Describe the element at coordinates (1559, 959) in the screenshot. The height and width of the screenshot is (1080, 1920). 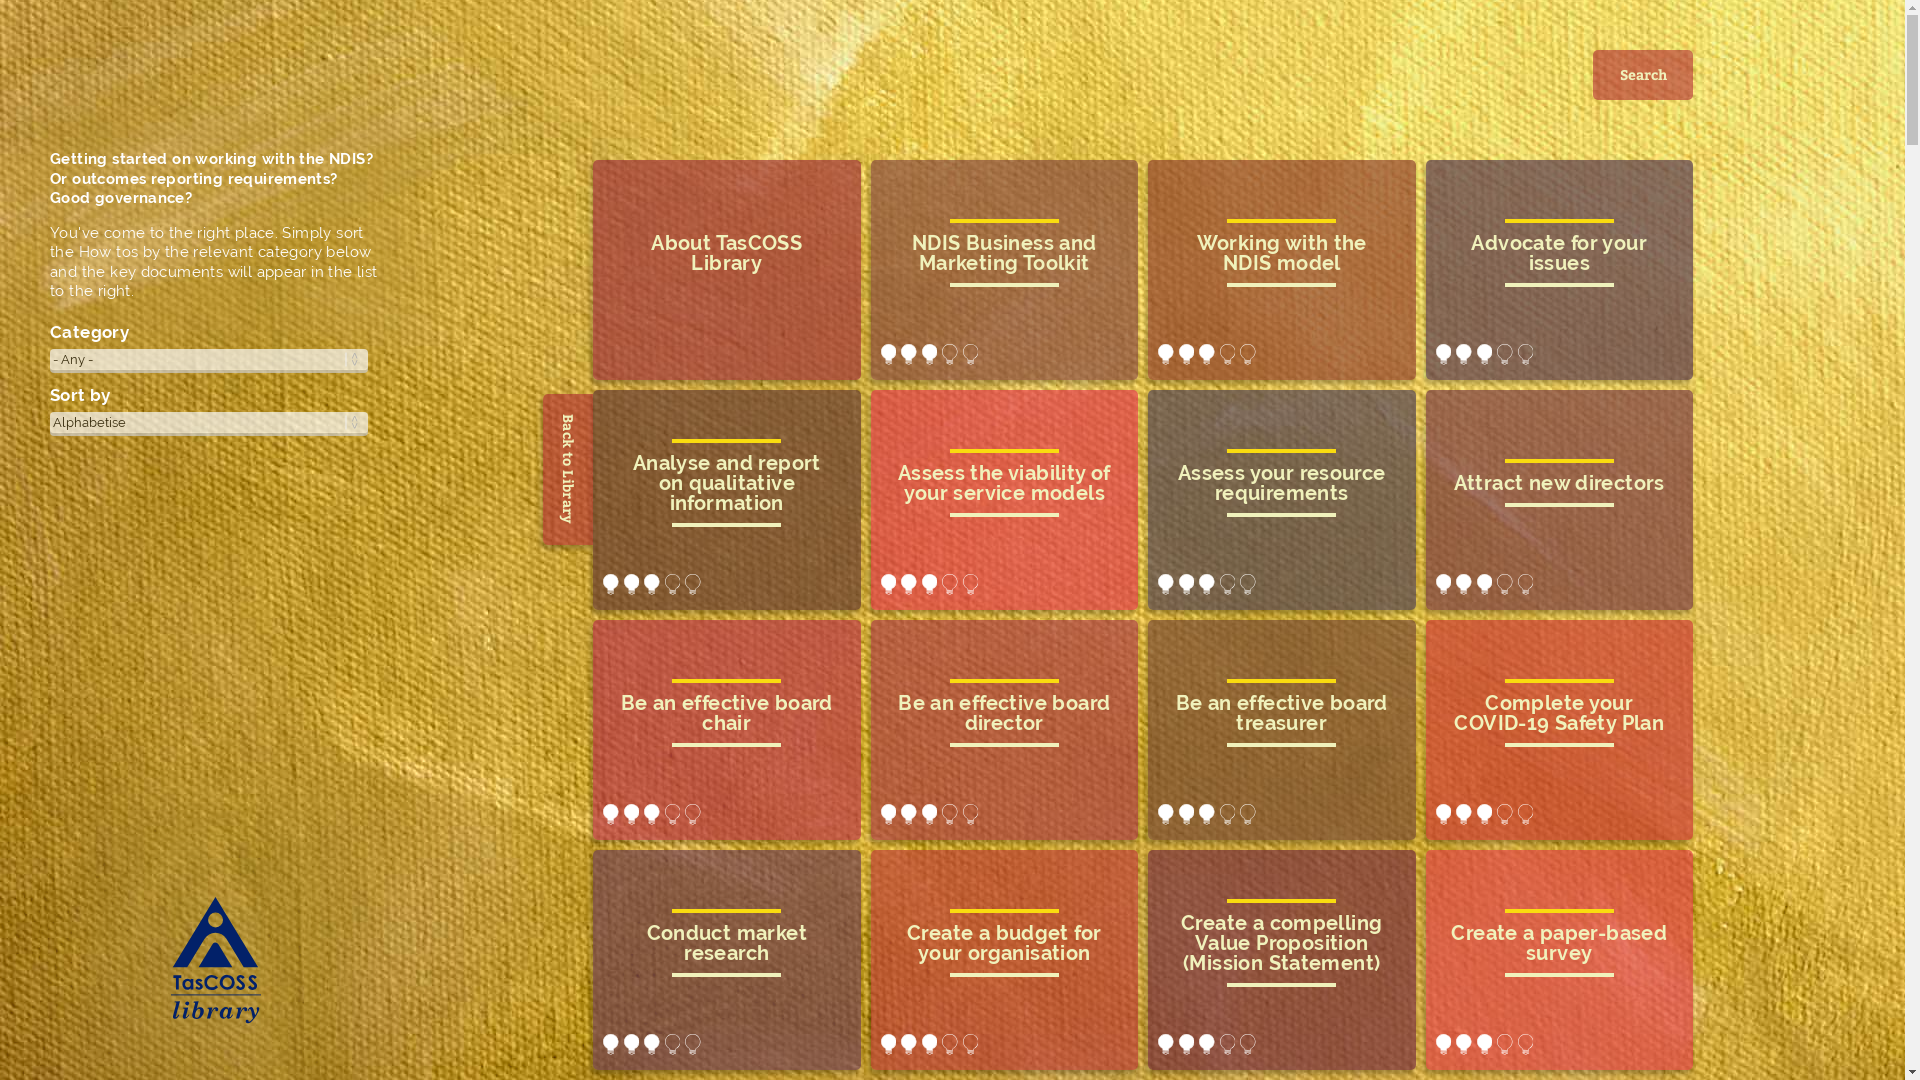
I see `'create a paper-based survey'` at that location.